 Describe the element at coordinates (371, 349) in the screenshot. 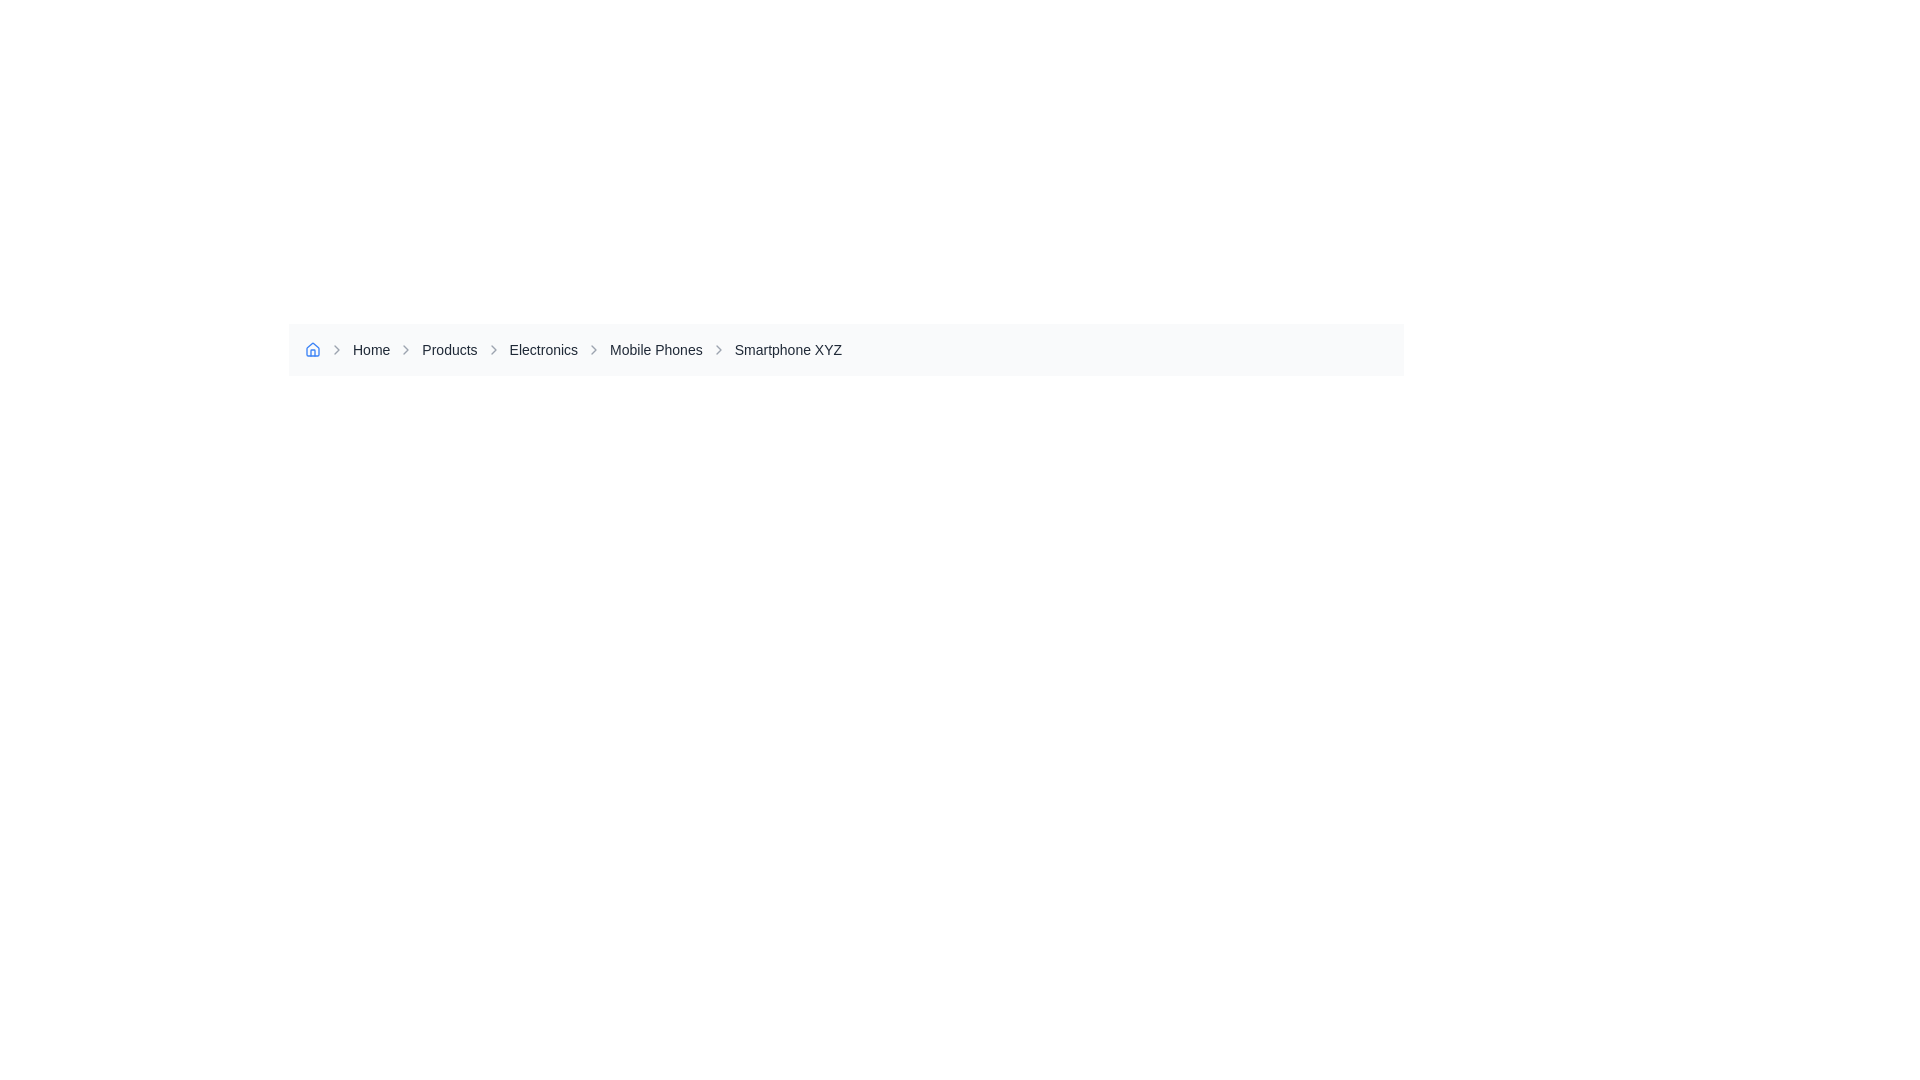

I see `the 'Home' clickable text link in the breadcrumb navigation bar` at that location.